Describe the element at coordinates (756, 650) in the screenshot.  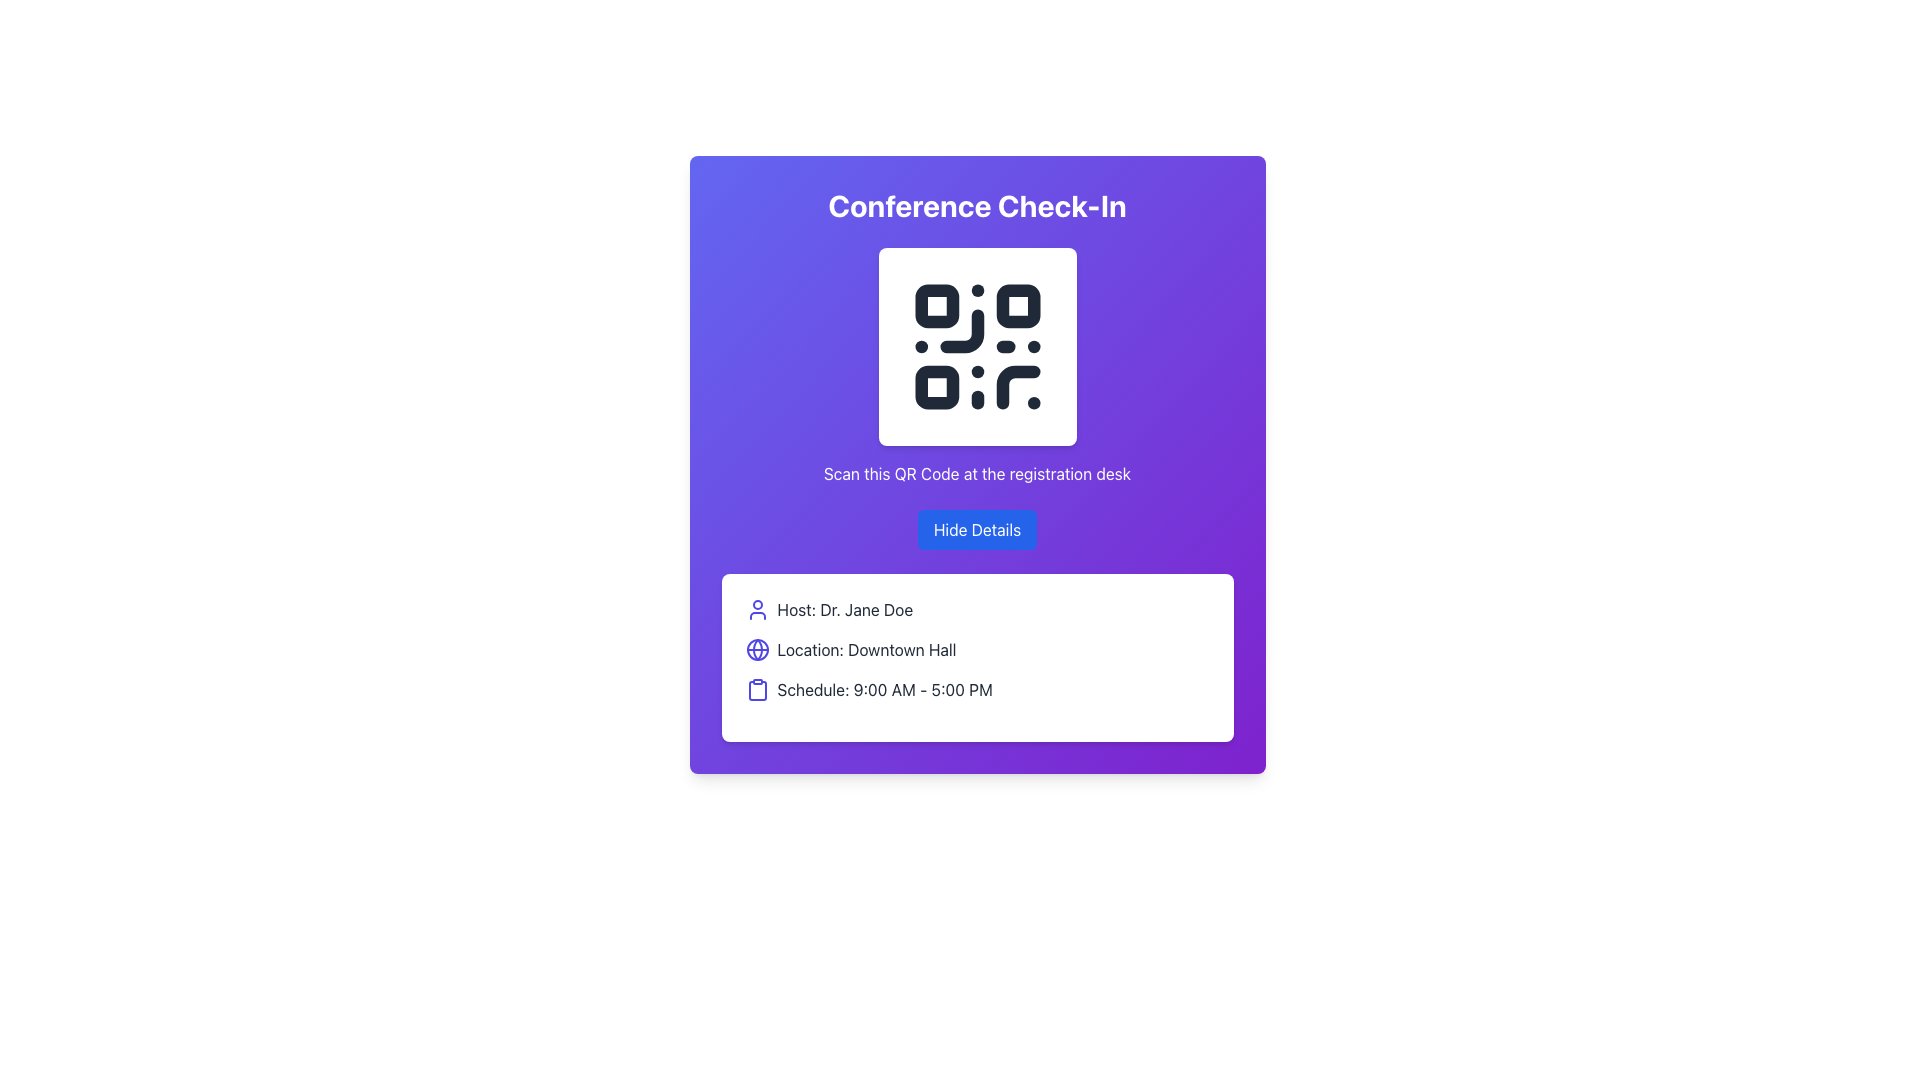
I see `the globe icon with class 'lucide-globe' that indicates location, situated to the left of the text 'Location: Downtown Hall'` at that location.